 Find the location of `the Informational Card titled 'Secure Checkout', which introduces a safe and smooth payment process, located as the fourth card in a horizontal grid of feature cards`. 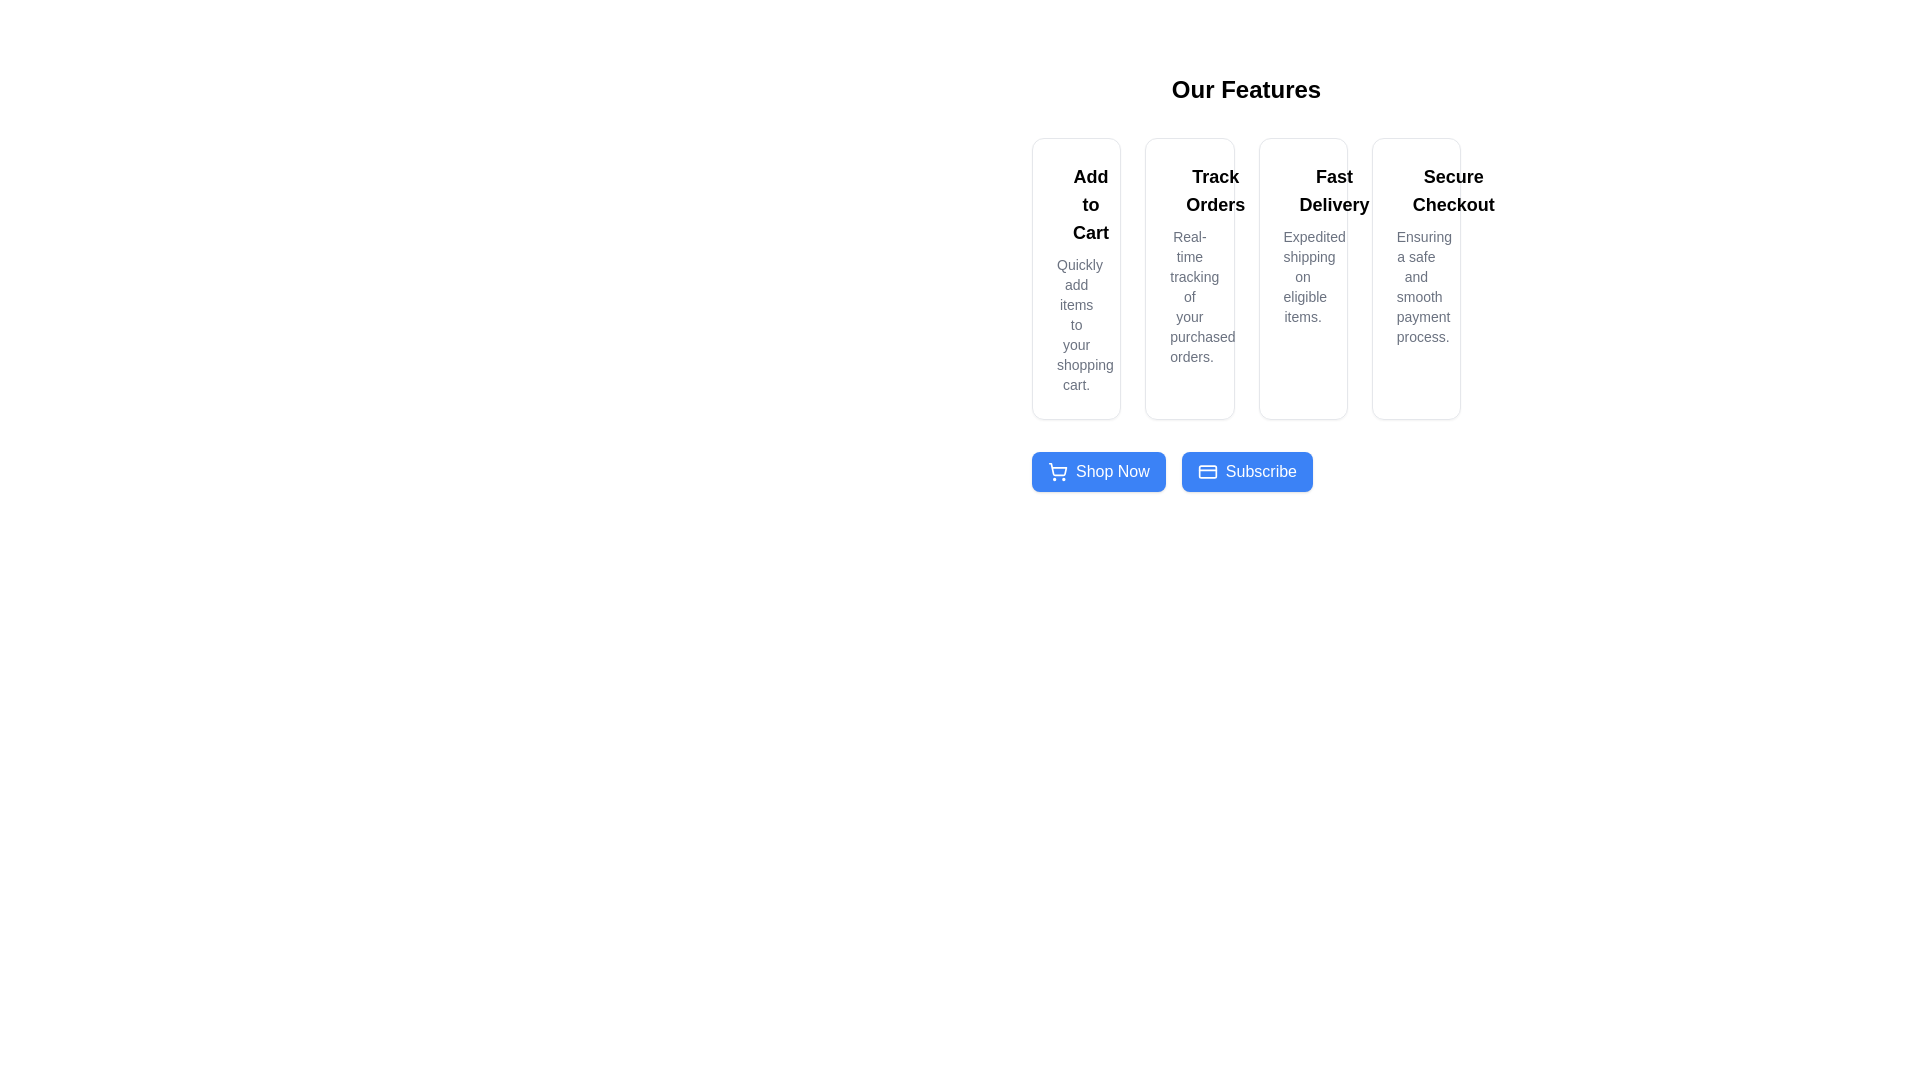

the Informational Card titled 'Secure Checkout', which introduces a safe and smooth payment process, located as the fourth card in a horizontal grid of feature cards is located at coordinates (1415, 278).